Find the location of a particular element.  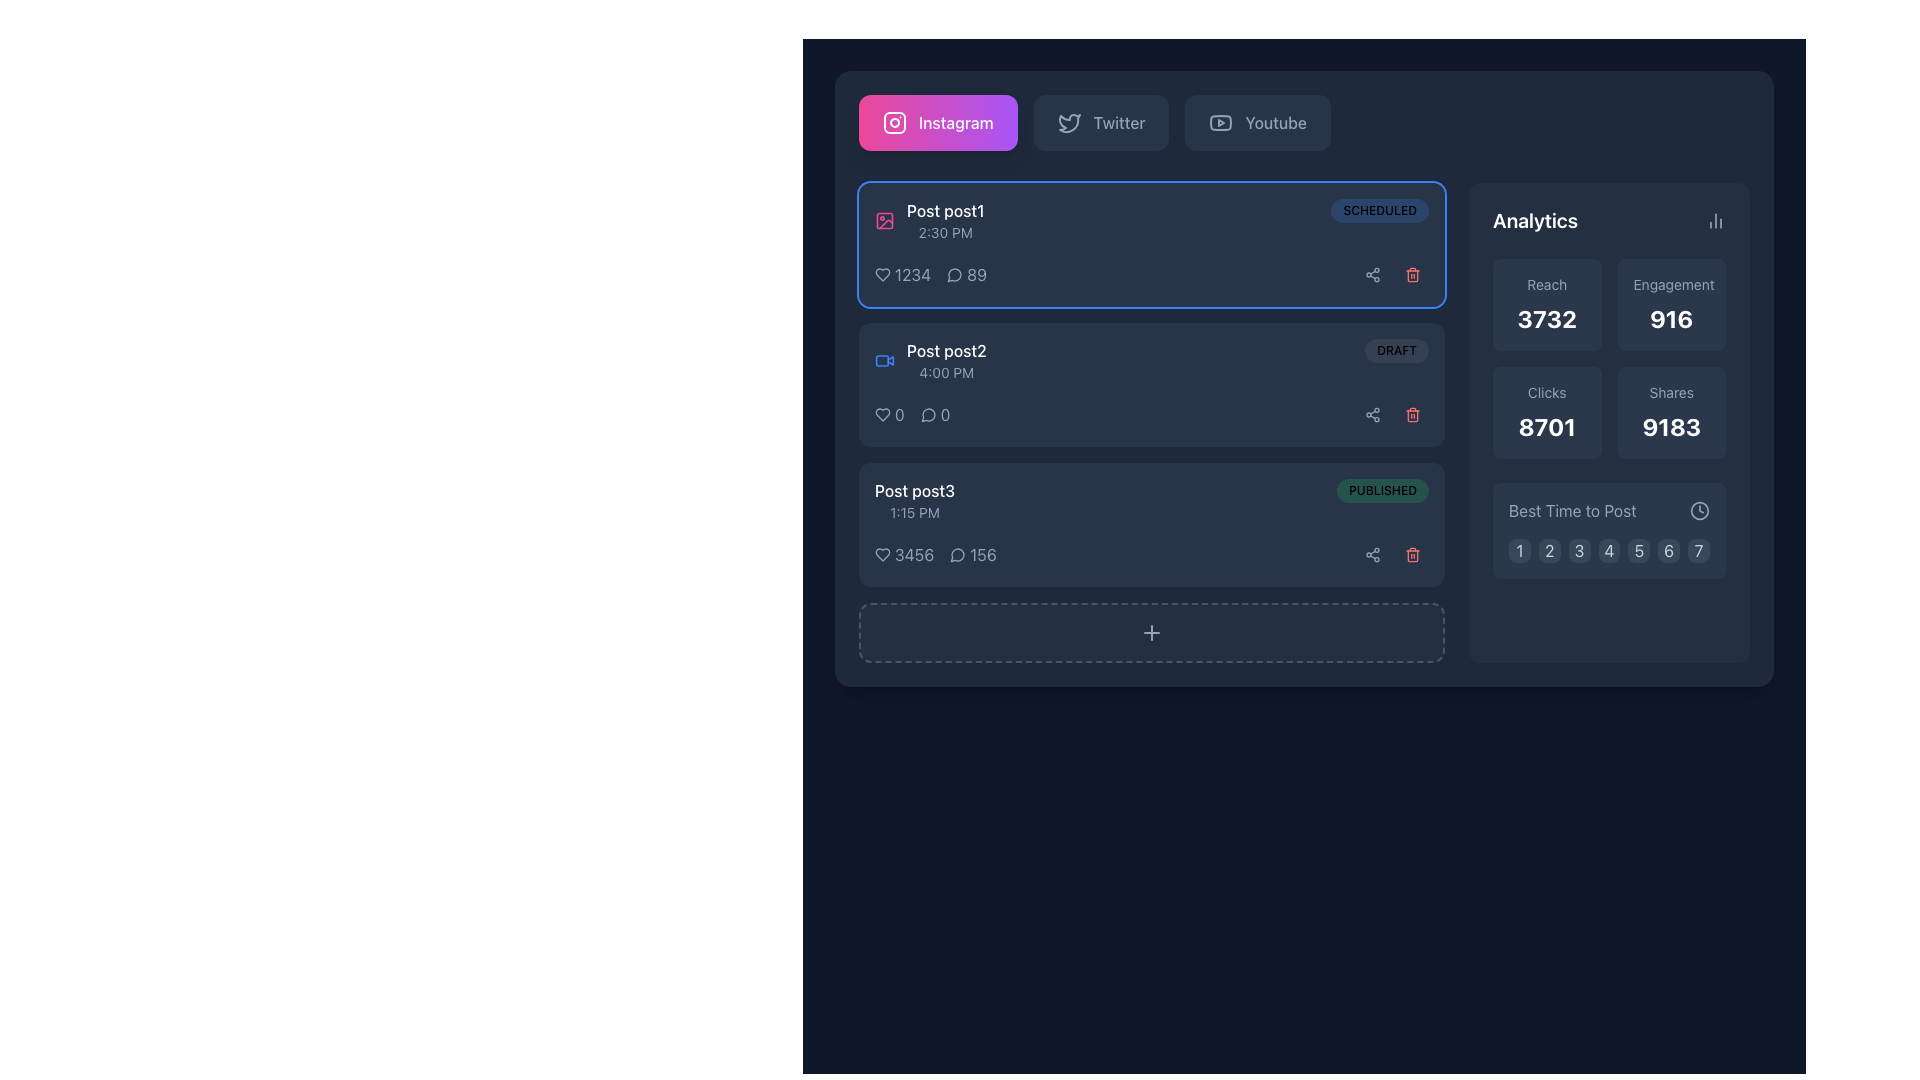

the square button with a dark slate background labeled '2' is located at coordinates (1548, 551).